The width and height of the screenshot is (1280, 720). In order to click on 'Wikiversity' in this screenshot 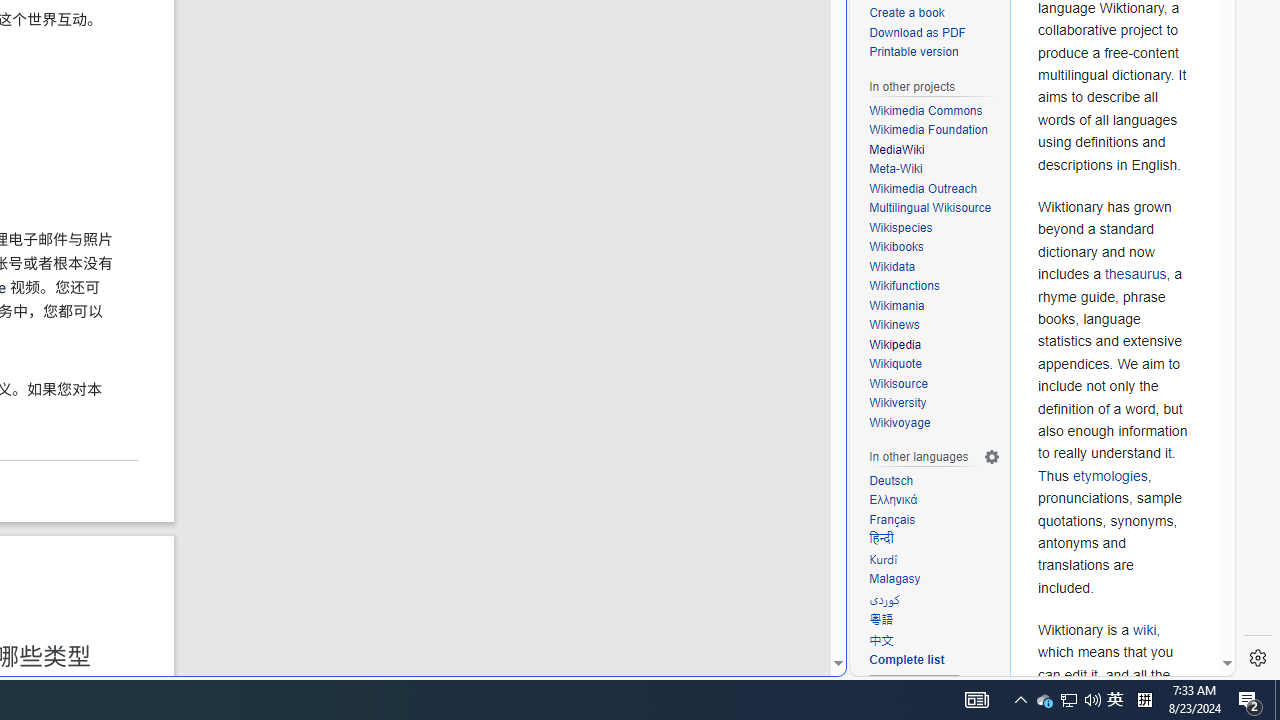, I will do `click(934, 403)`.